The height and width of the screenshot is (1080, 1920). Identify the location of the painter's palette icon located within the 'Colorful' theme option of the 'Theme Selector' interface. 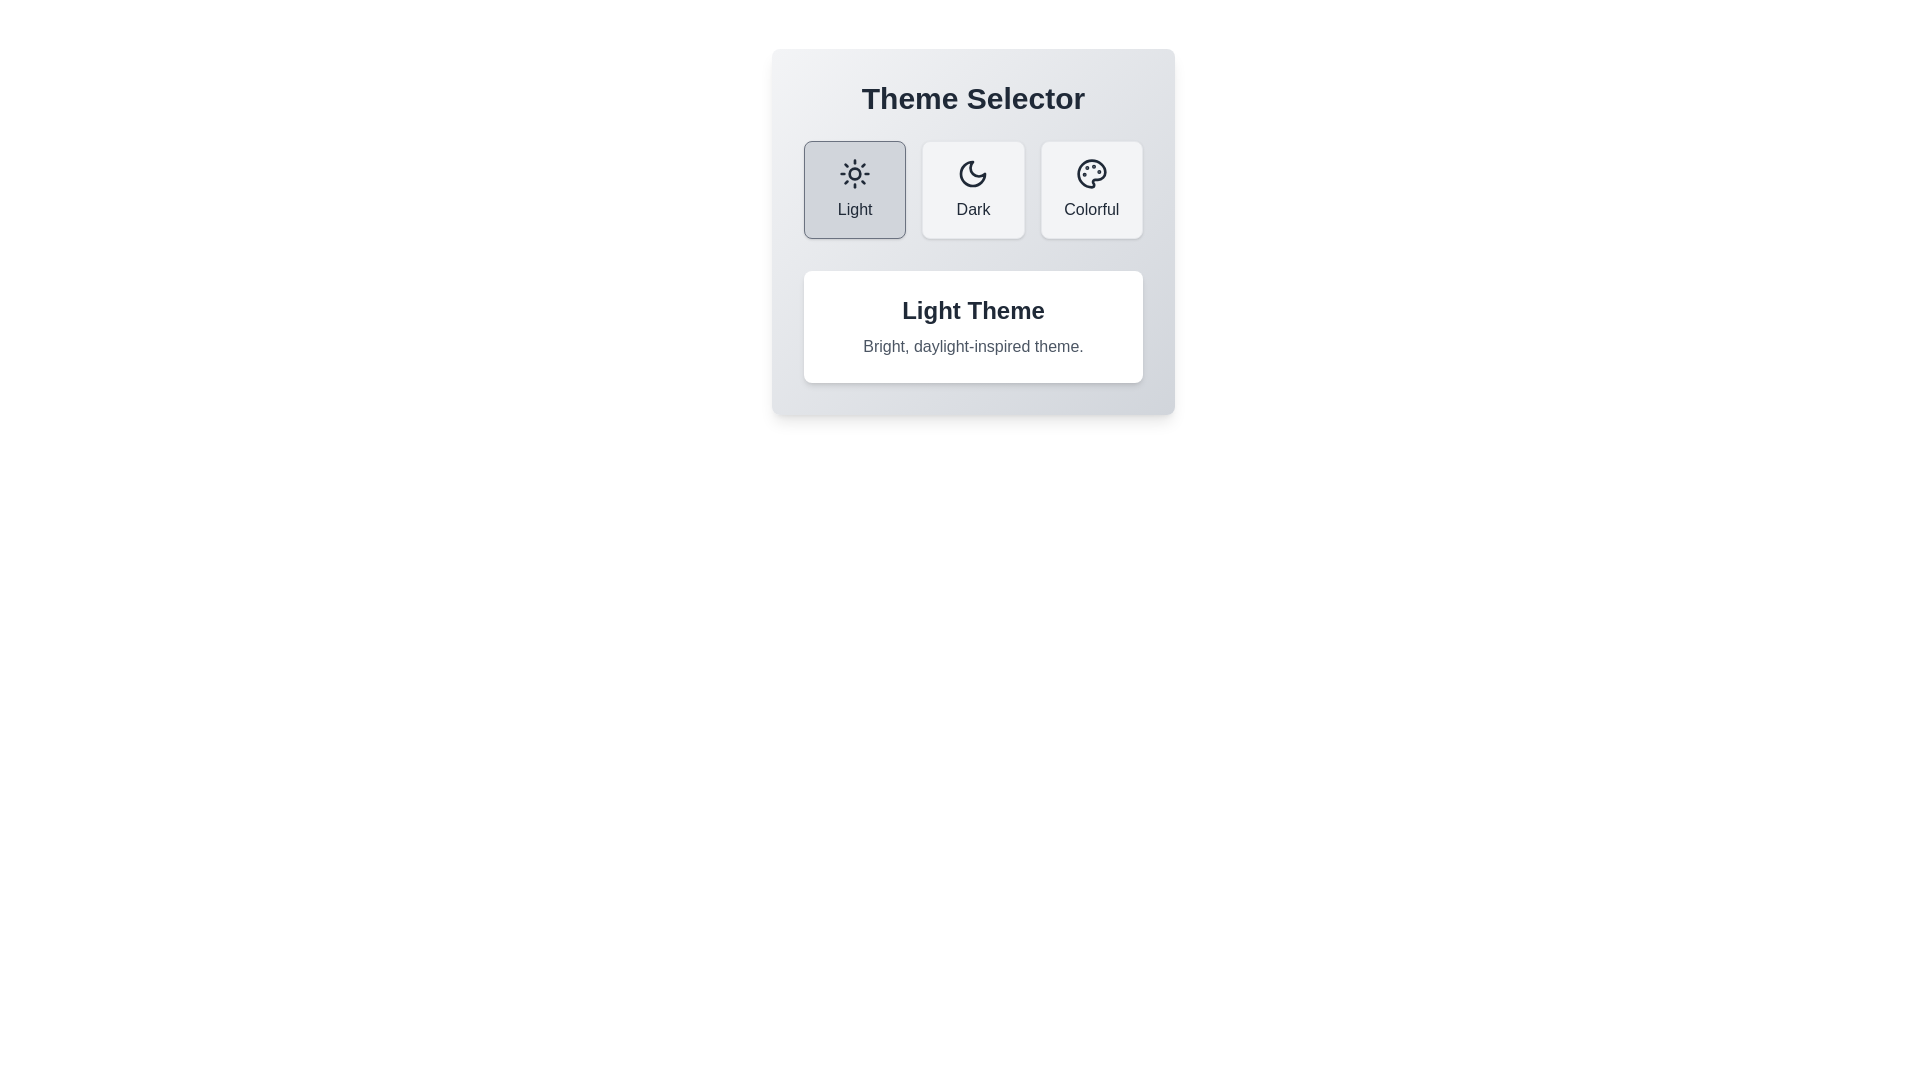
(1090, 172).